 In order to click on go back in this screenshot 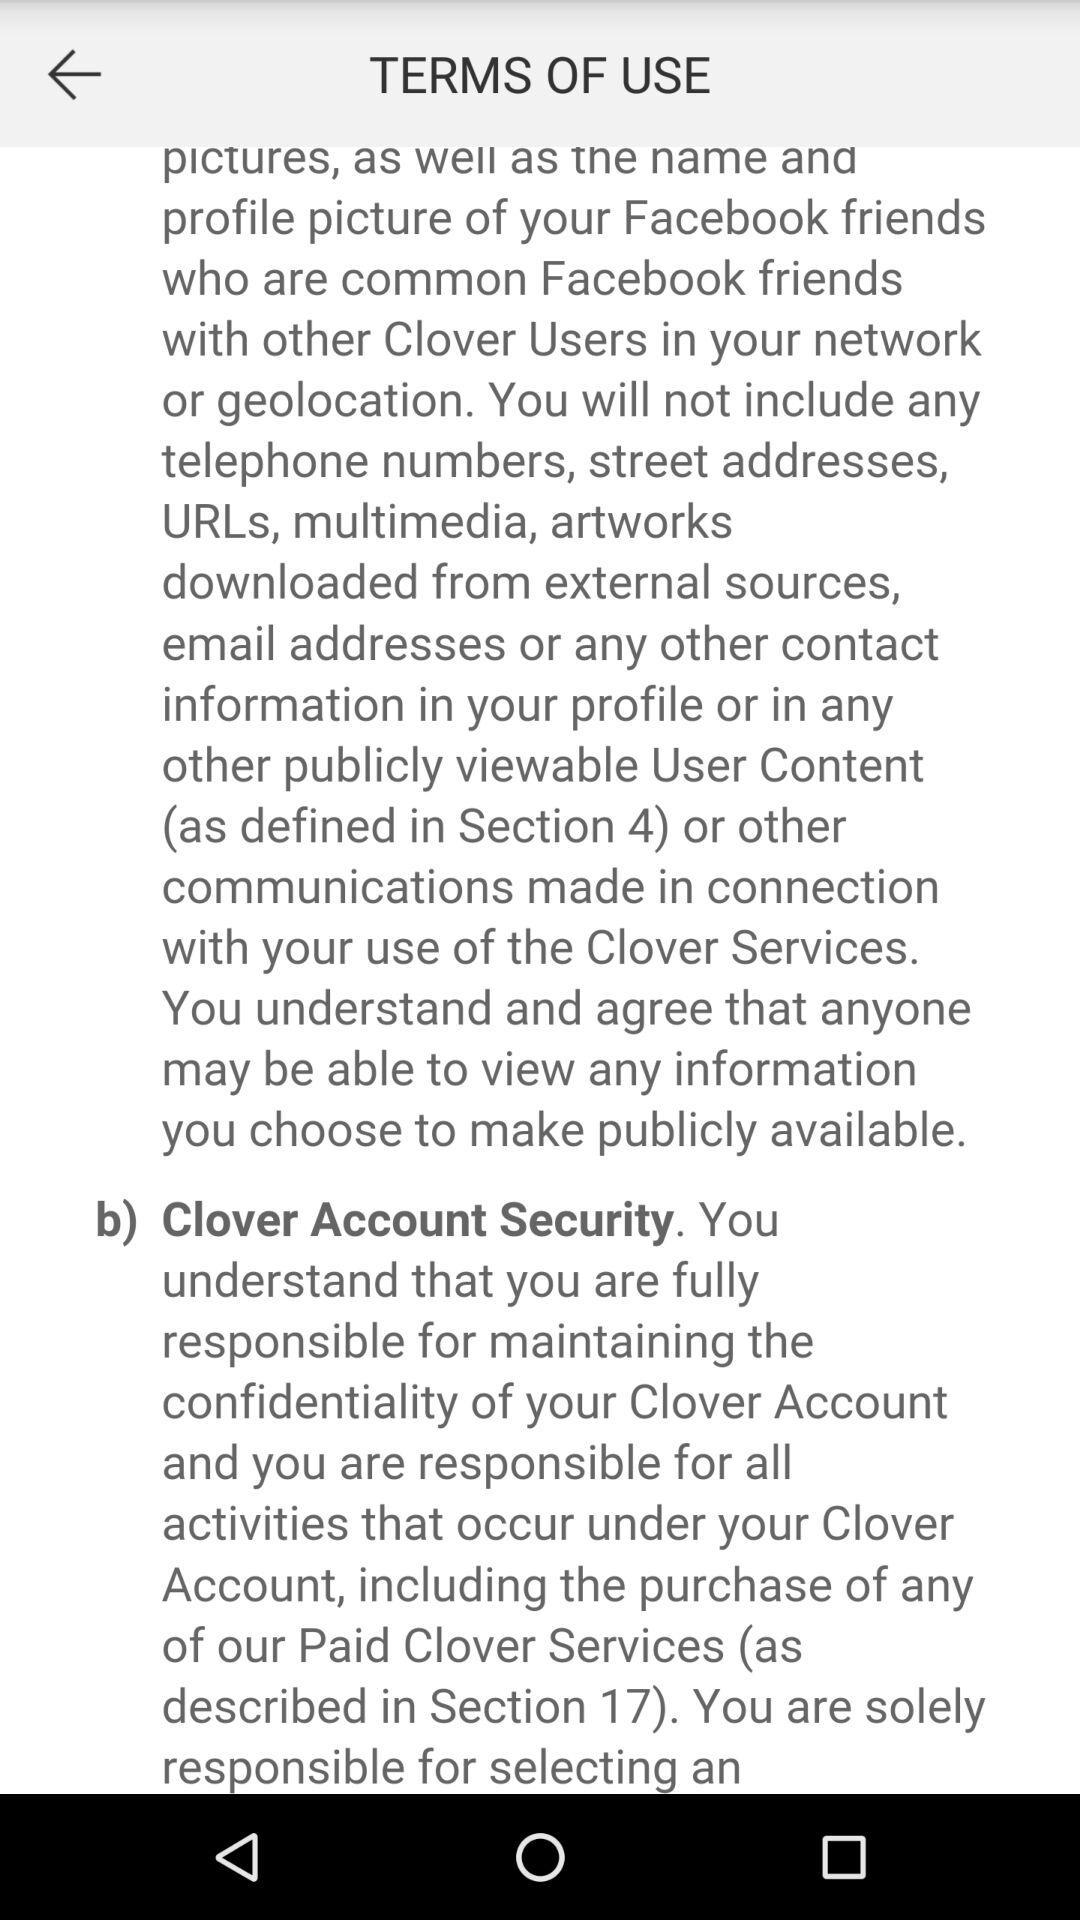, I will do `click(72, 73)`.